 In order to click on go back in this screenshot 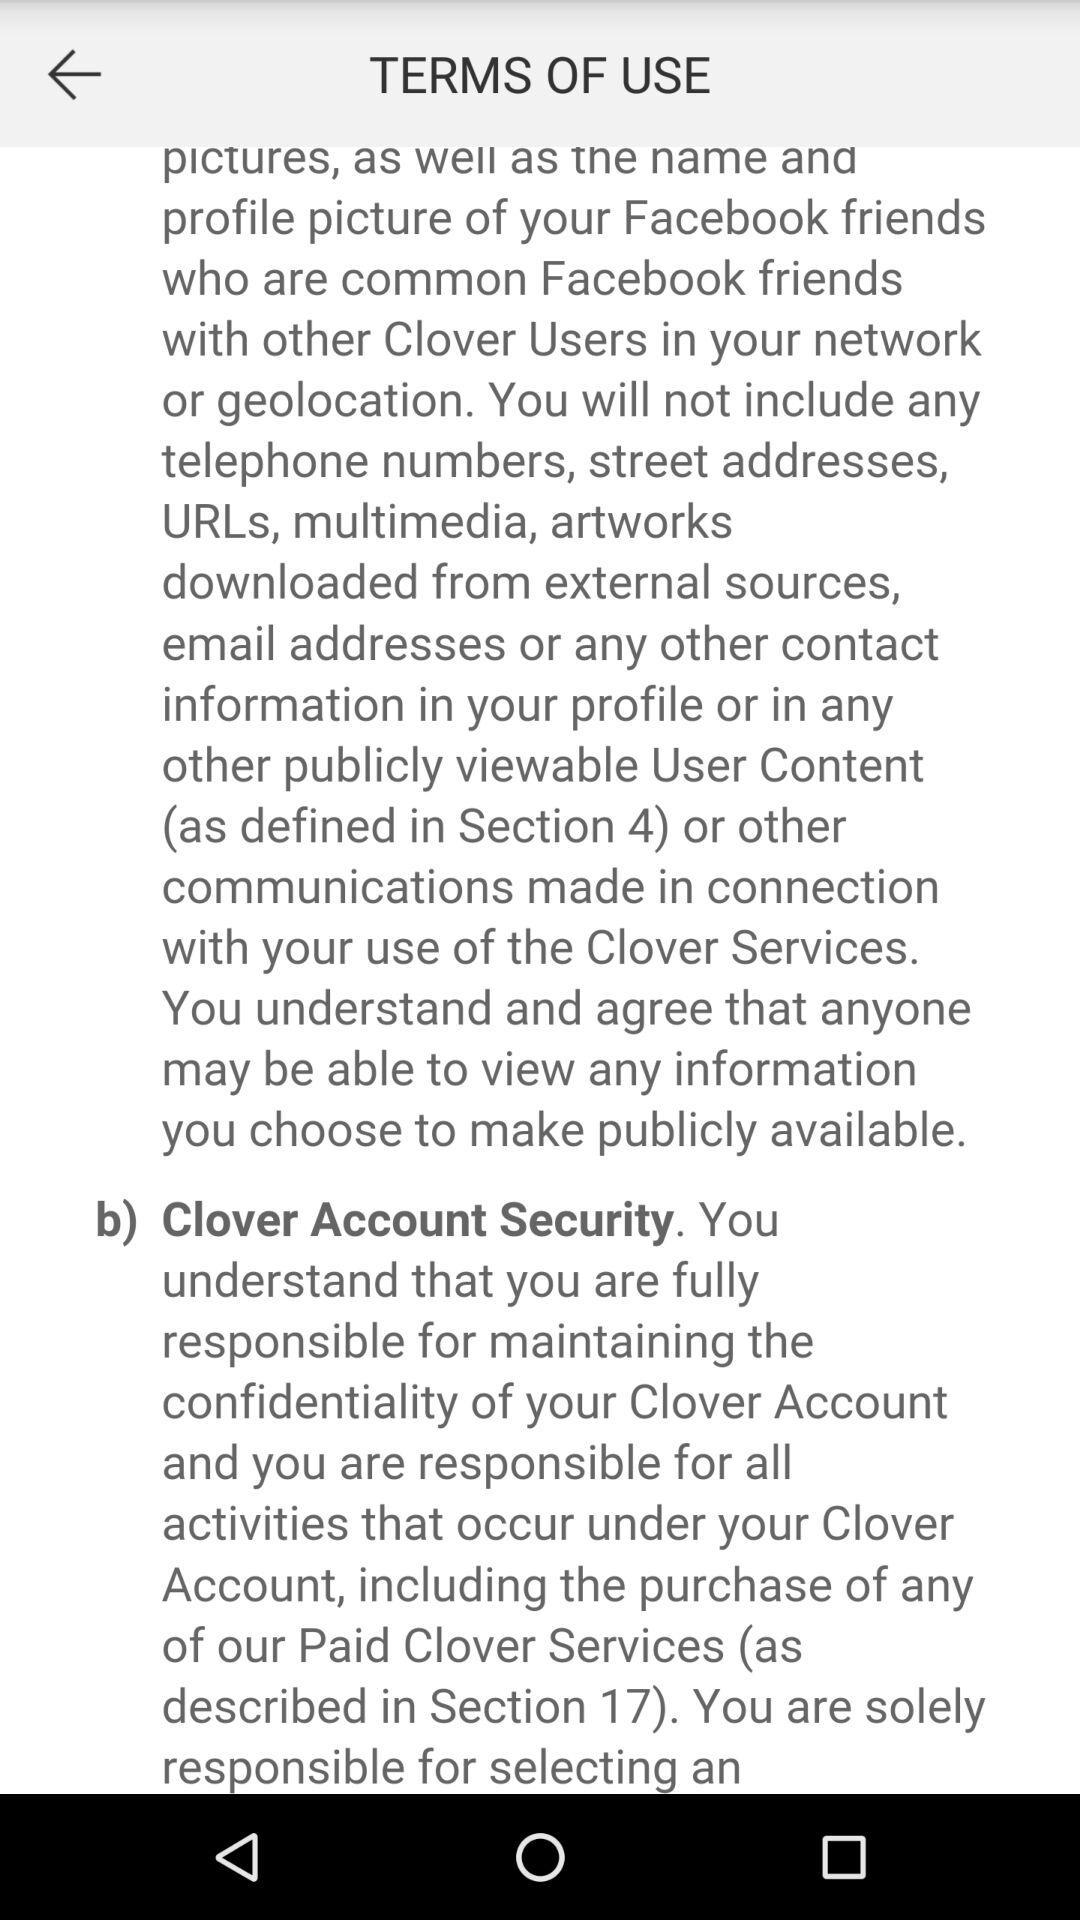, I will do `click(72, 73)`.